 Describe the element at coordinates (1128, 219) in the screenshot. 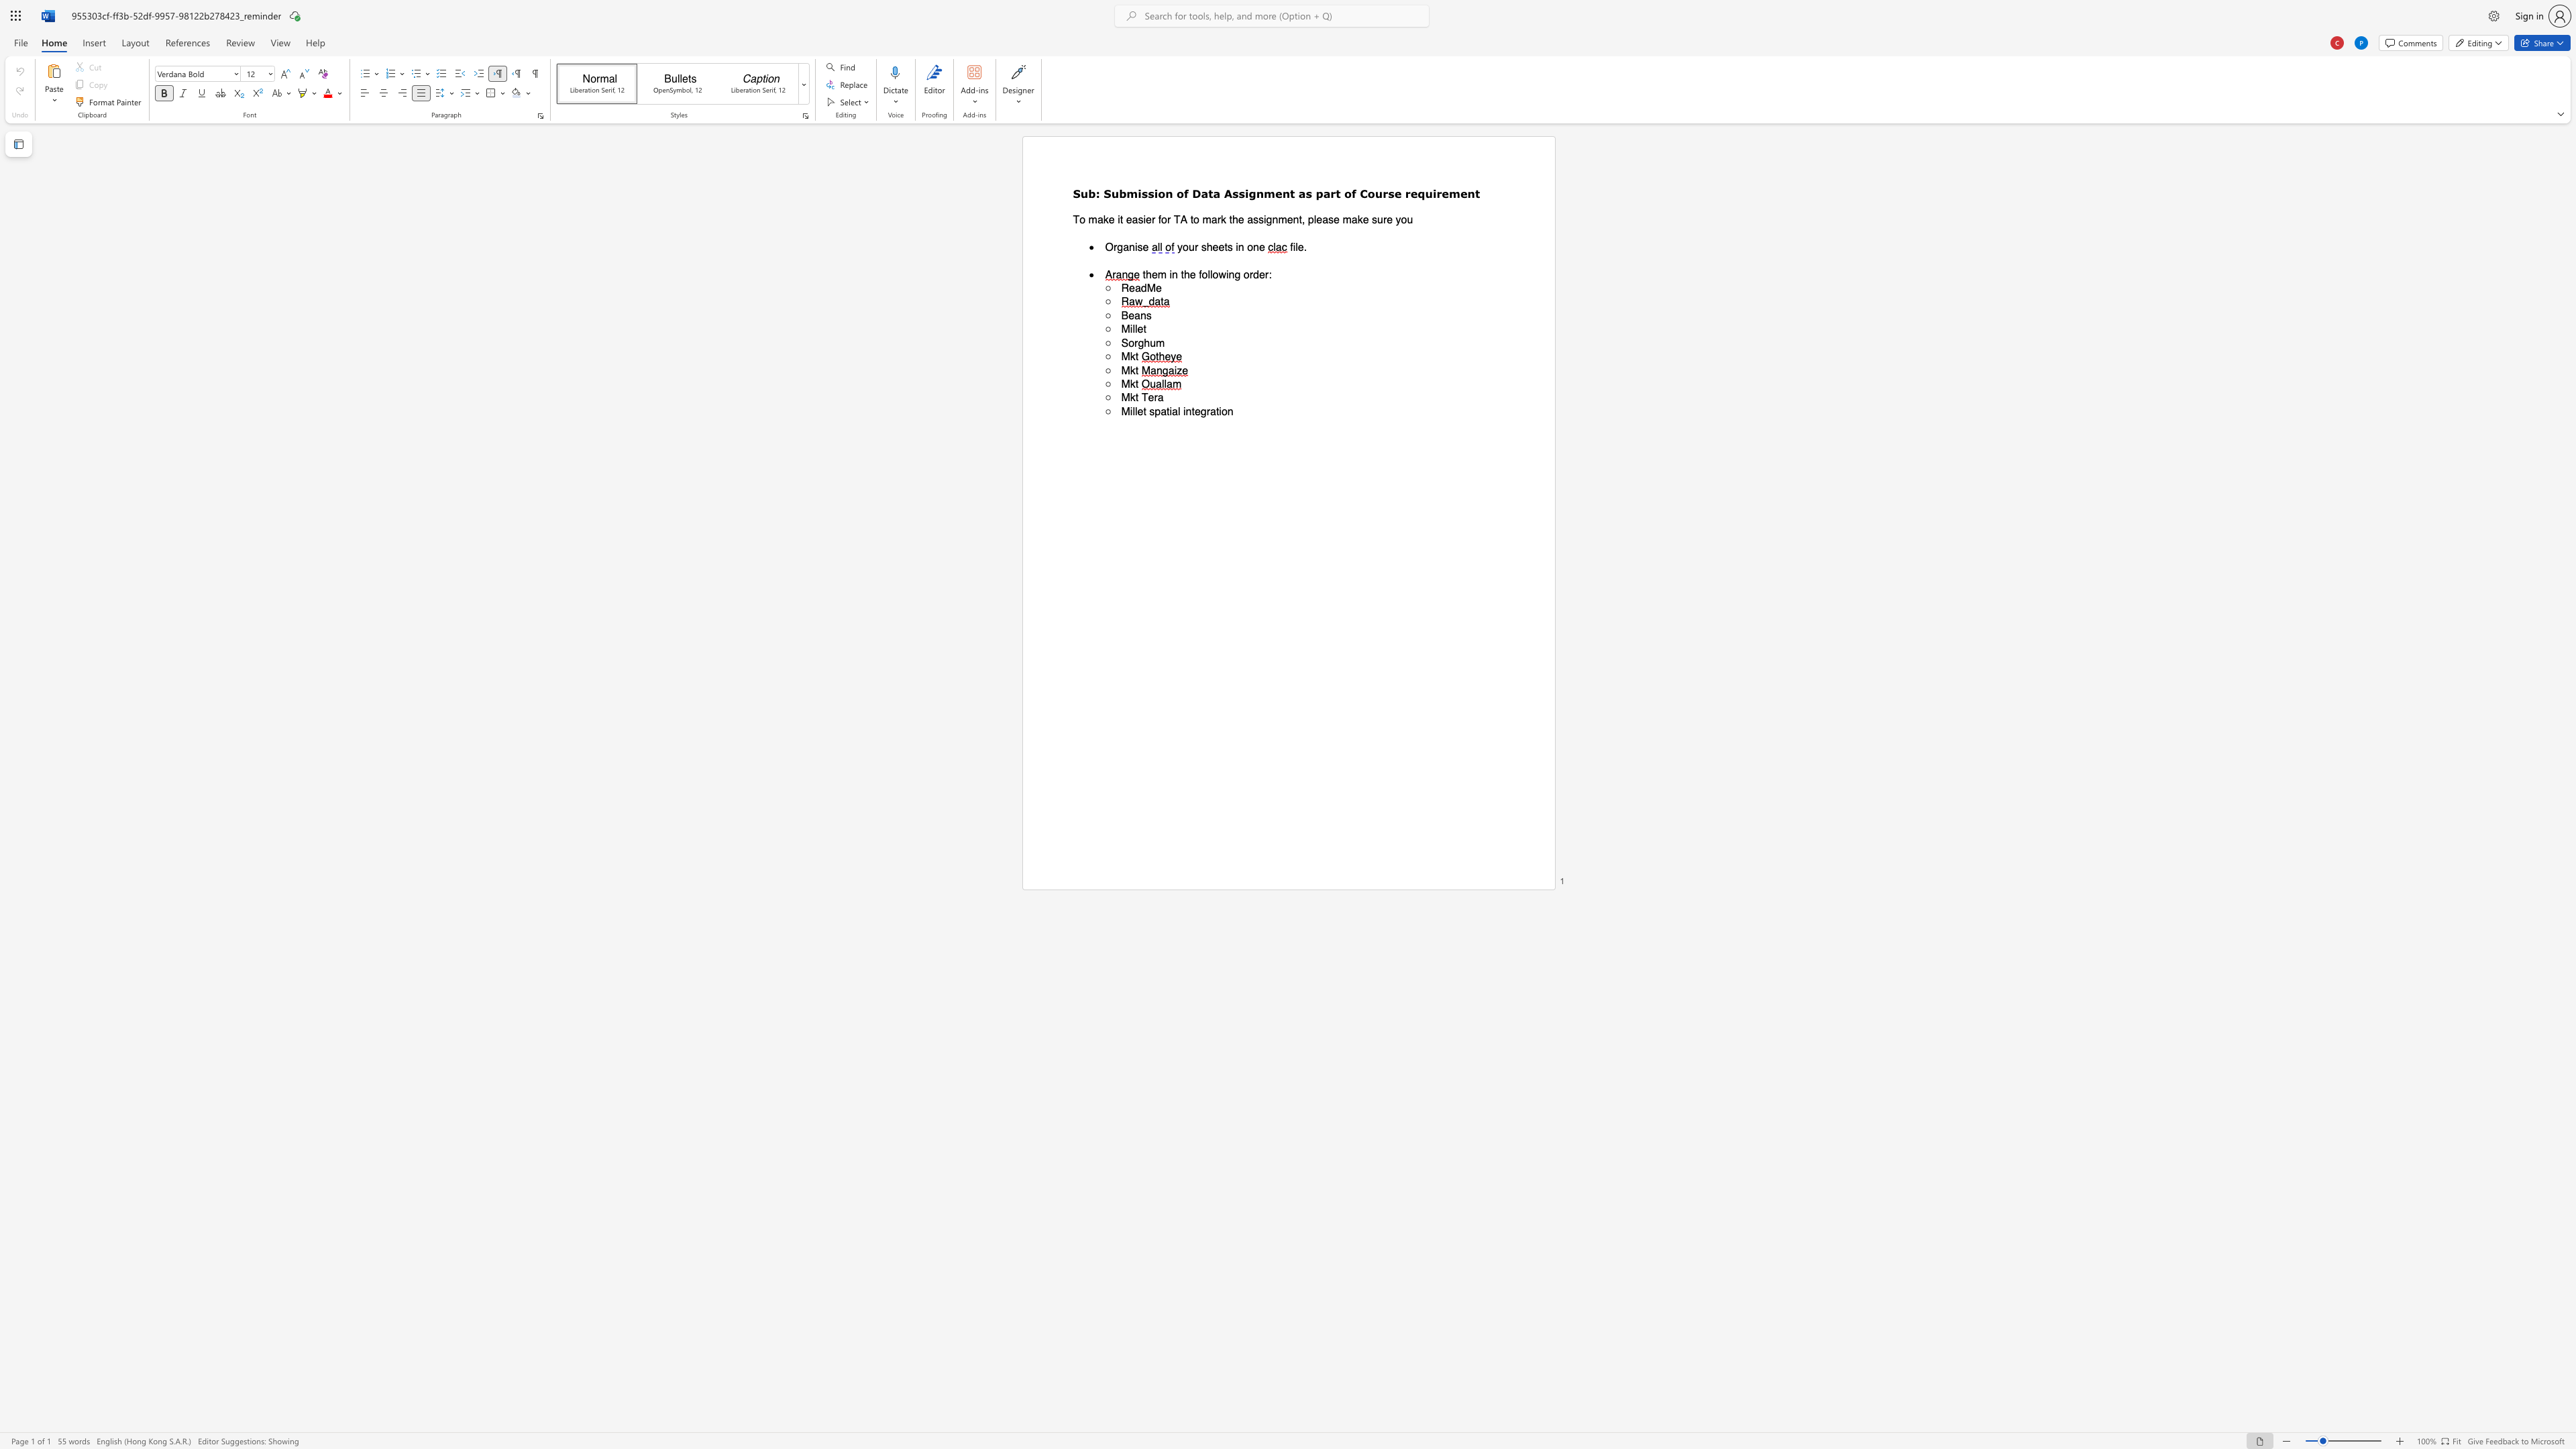

I see `the 2th character "e" in the text` at that location.